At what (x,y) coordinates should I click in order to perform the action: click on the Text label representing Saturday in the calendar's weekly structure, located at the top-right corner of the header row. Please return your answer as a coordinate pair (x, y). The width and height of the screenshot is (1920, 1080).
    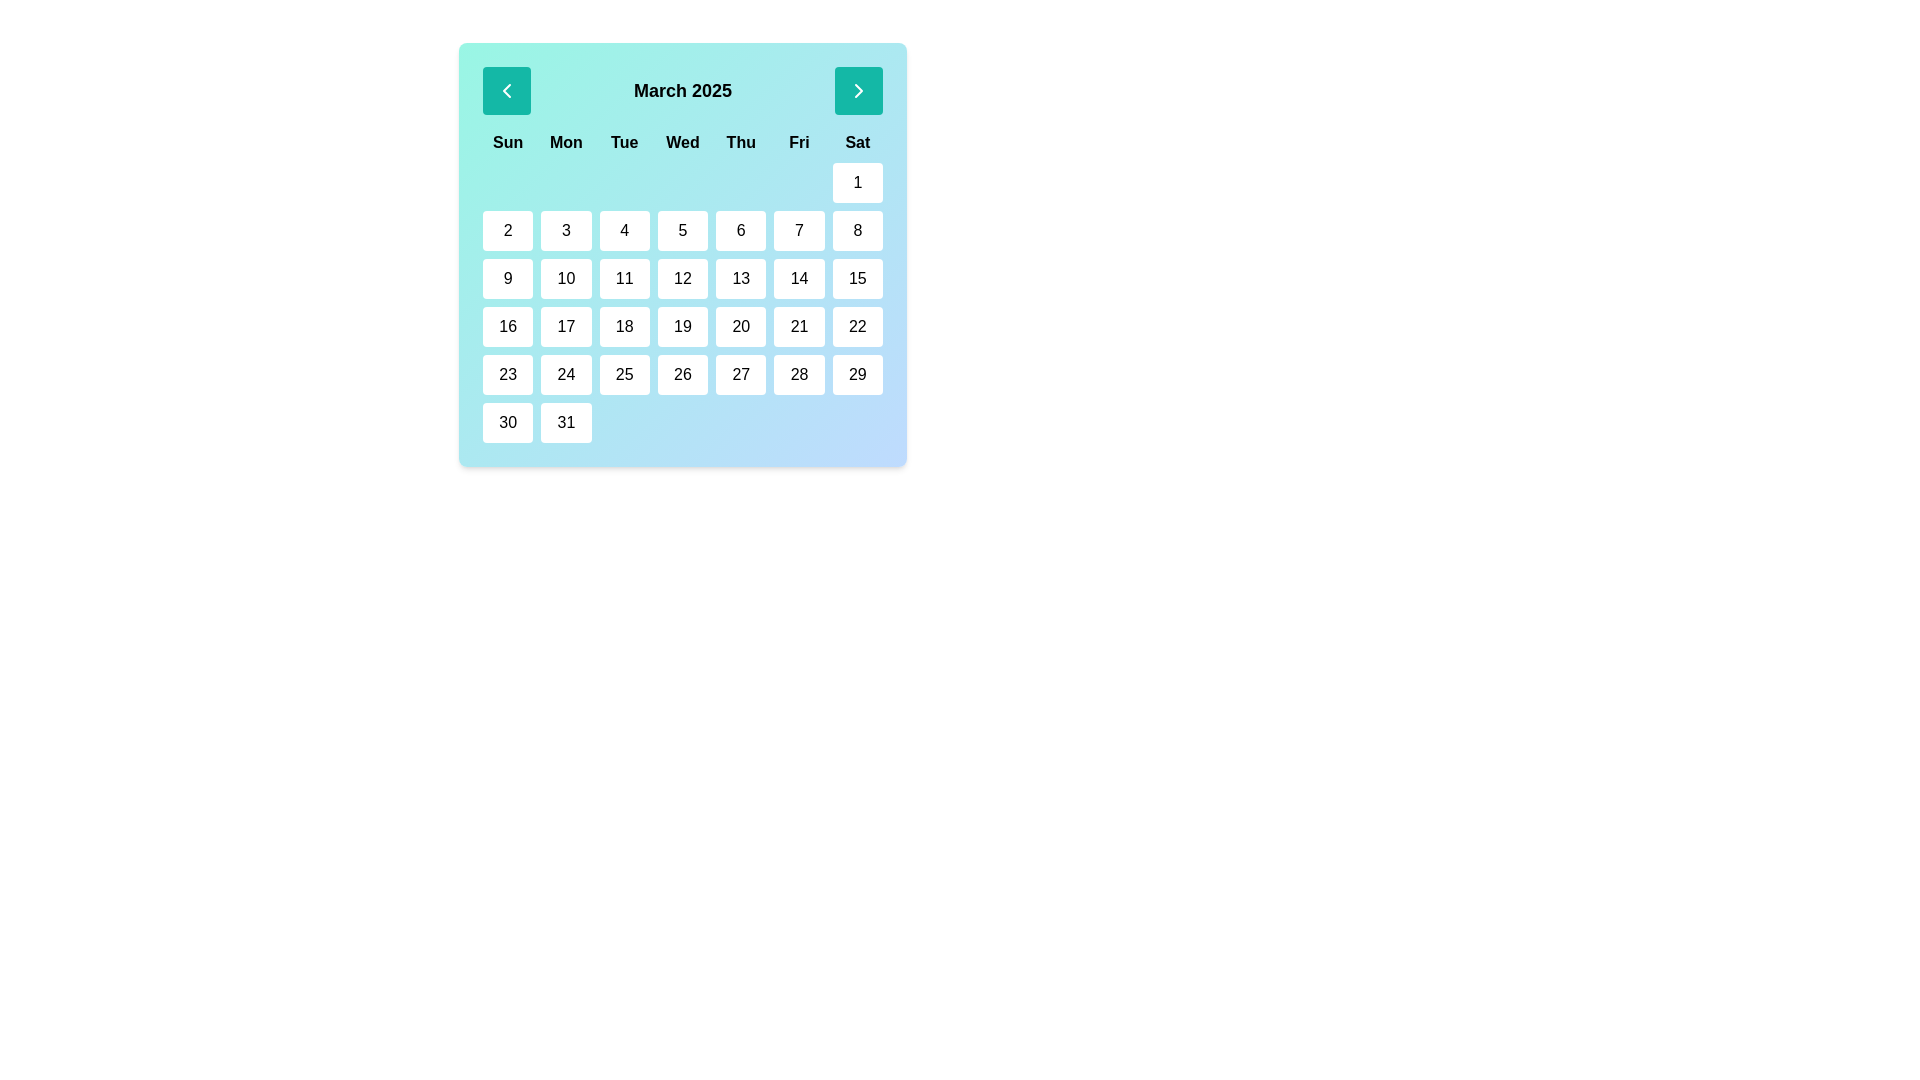
    Looking at the image, I should click on (857, 141).